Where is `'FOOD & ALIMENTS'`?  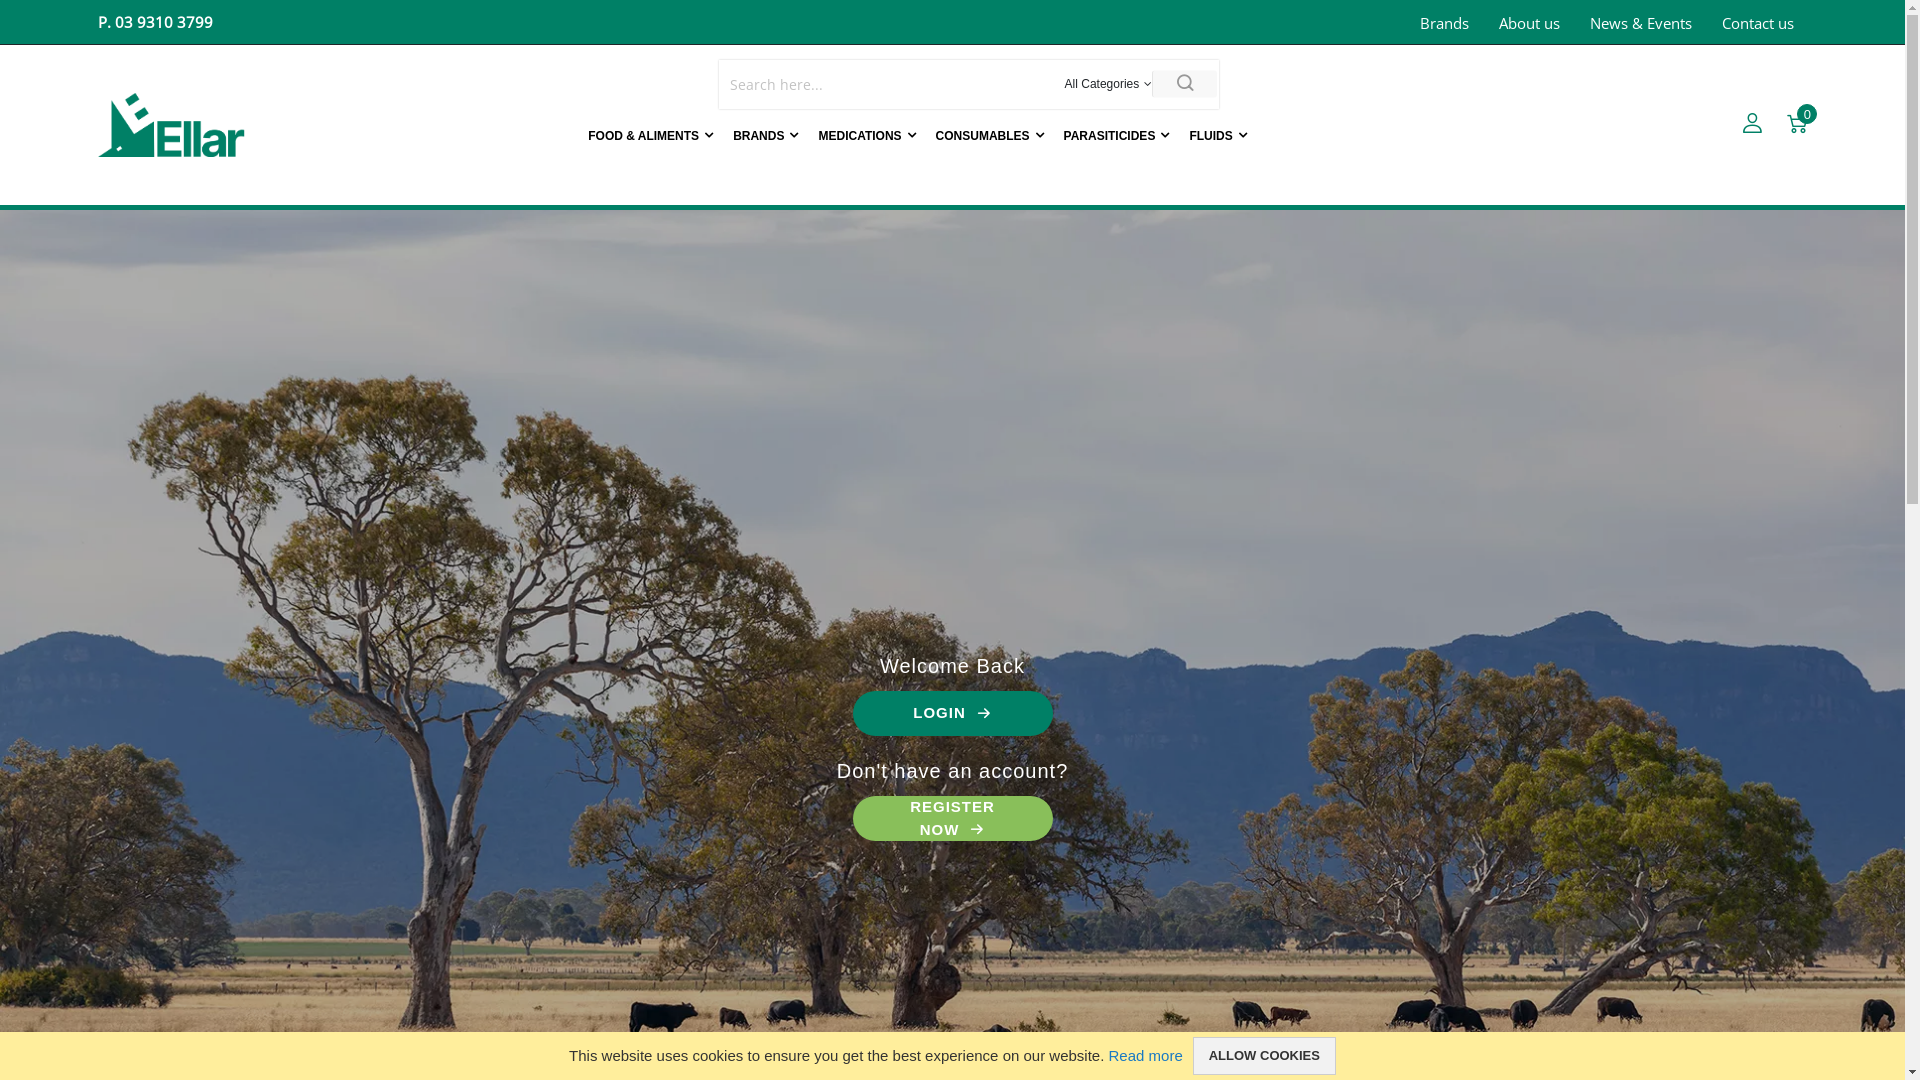
'FOOD & ALIMENTS' is located at coordinates (650, 135).